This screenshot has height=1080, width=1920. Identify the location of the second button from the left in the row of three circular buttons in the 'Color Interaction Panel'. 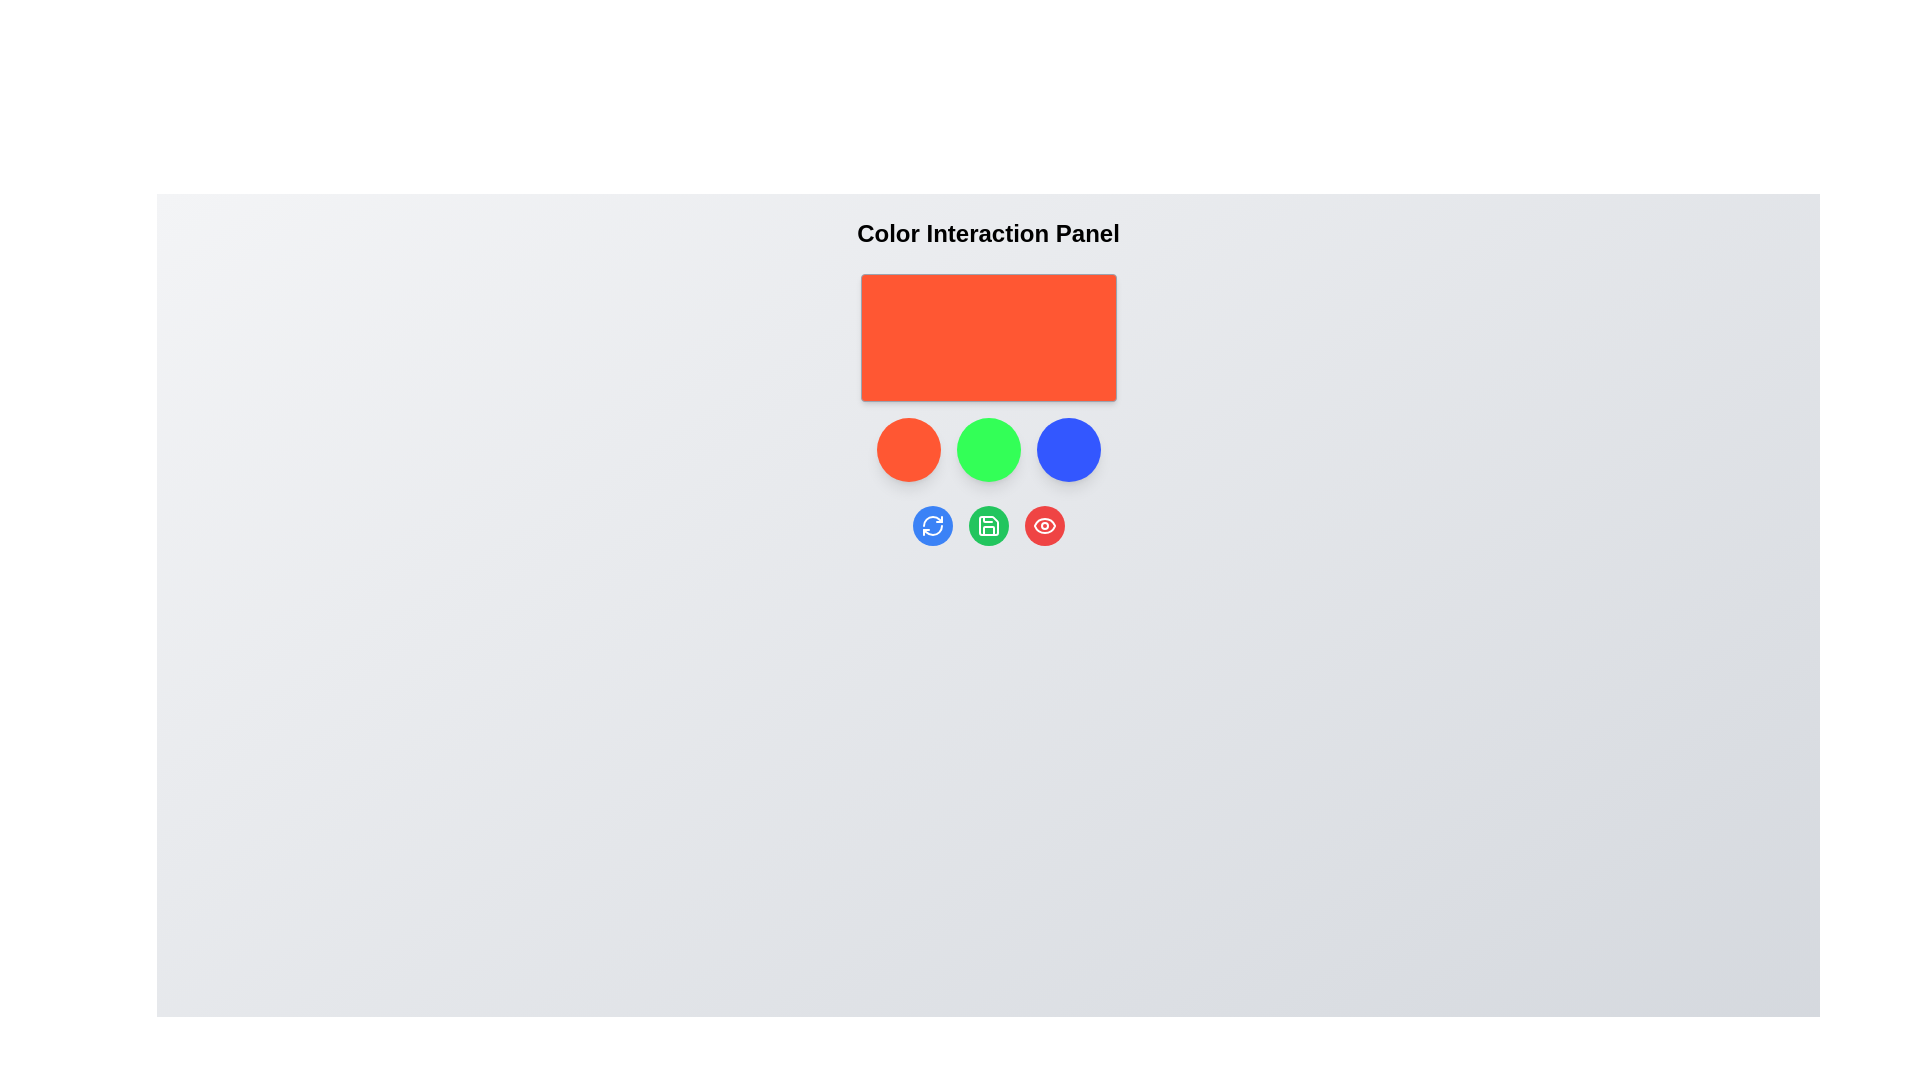
(988, 524).